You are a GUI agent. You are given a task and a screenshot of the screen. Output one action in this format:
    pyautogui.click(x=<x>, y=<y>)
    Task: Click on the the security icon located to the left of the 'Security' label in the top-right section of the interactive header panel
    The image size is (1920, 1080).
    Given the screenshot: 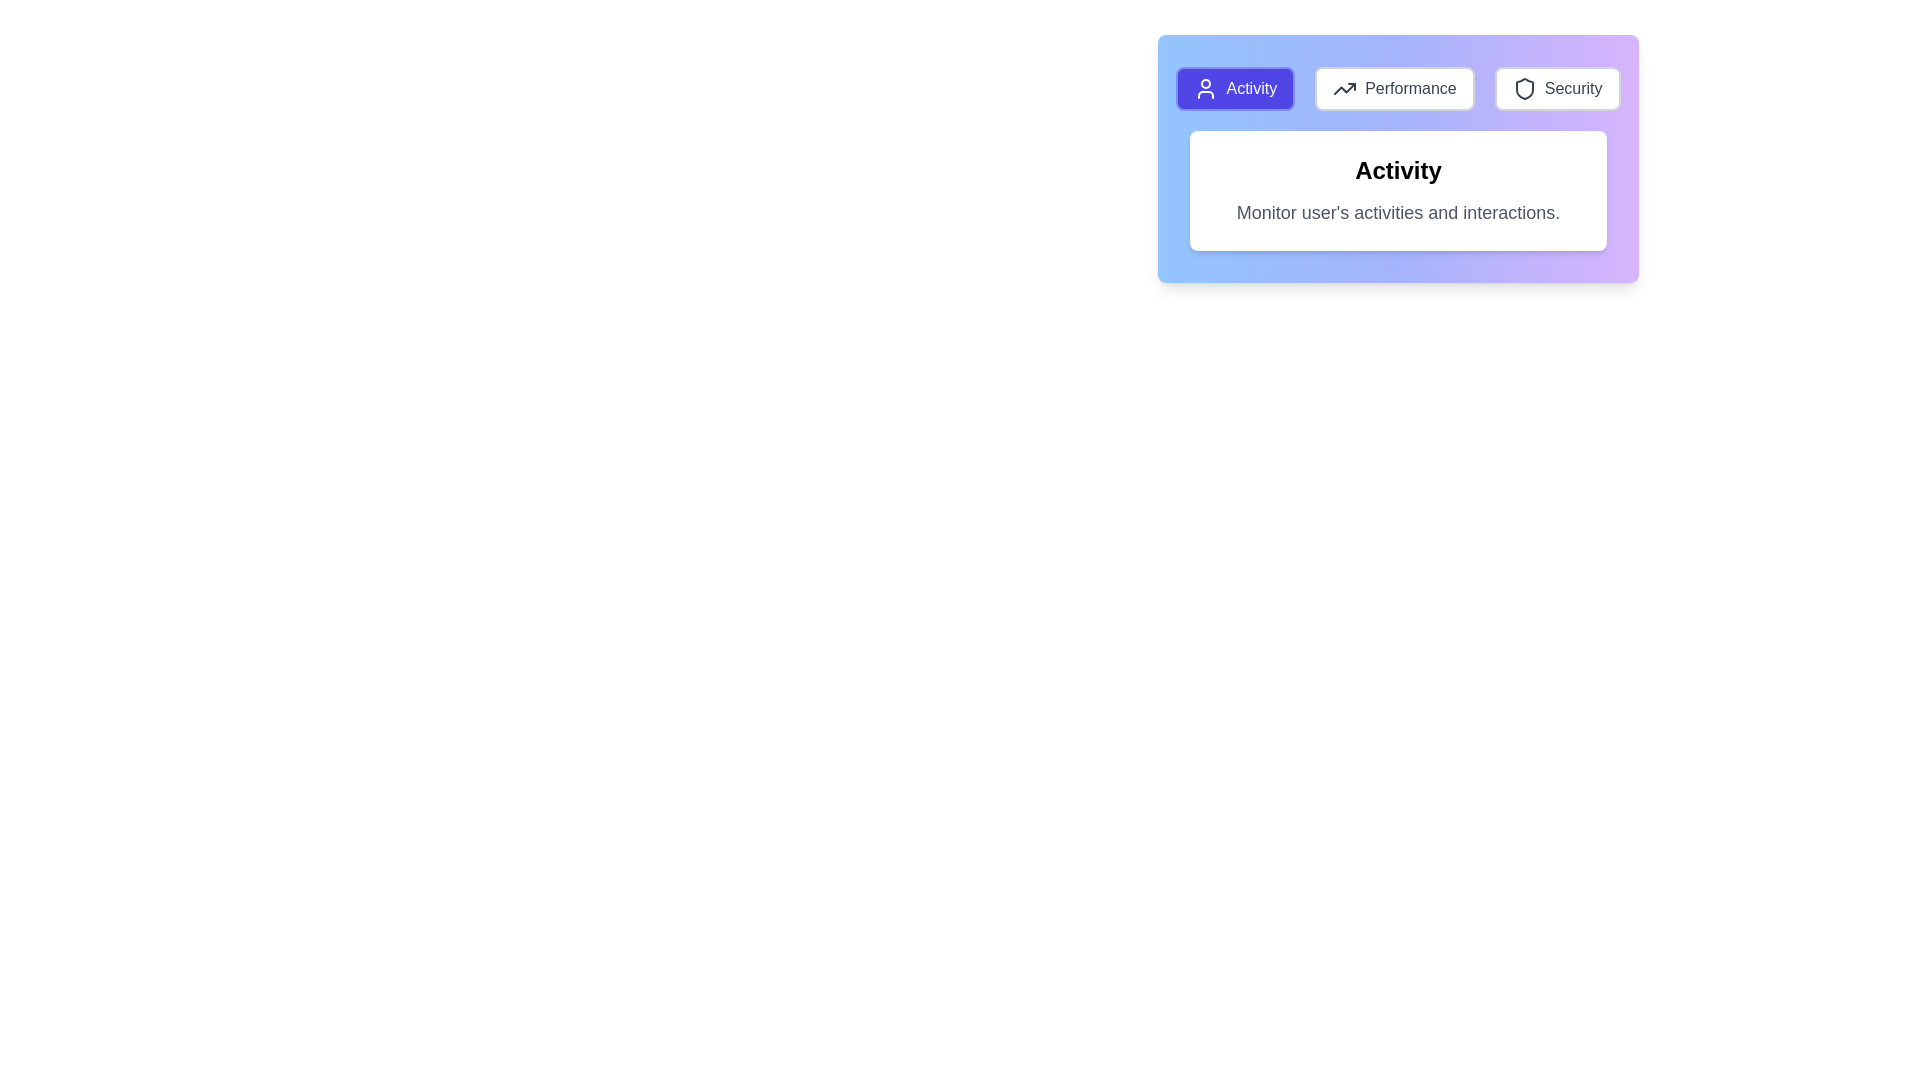 What is the action you would take?
    pyautogui.click(x=1523, y=87)
    